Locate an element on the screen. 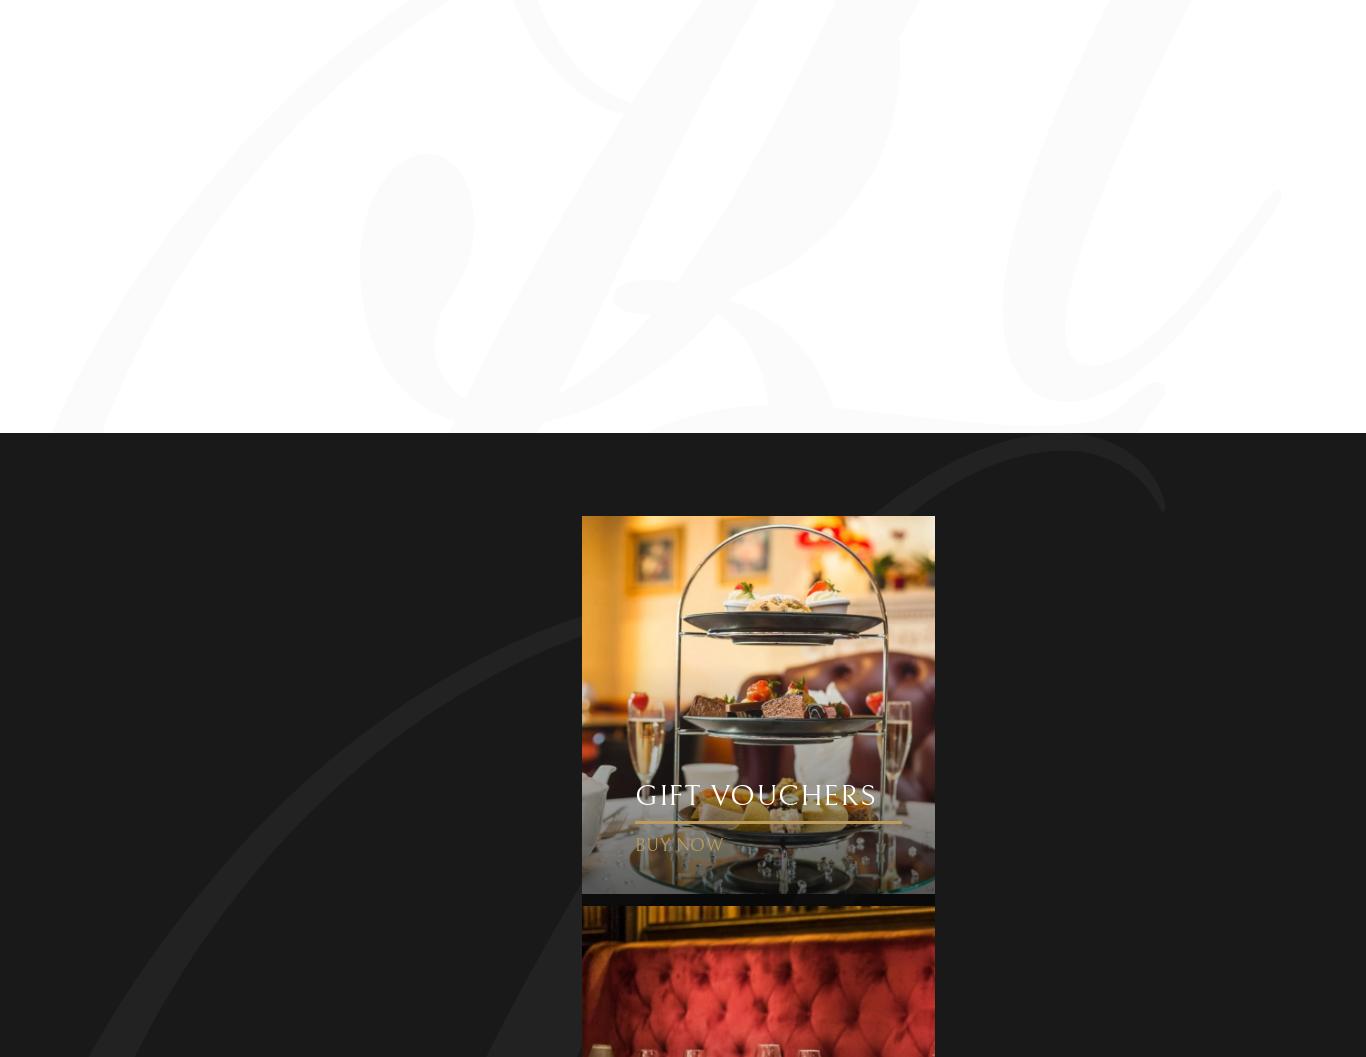 The width and height of the screenshot is (1366, 1057). 'Gift Vouchers' is located at coordinates (754, 796).